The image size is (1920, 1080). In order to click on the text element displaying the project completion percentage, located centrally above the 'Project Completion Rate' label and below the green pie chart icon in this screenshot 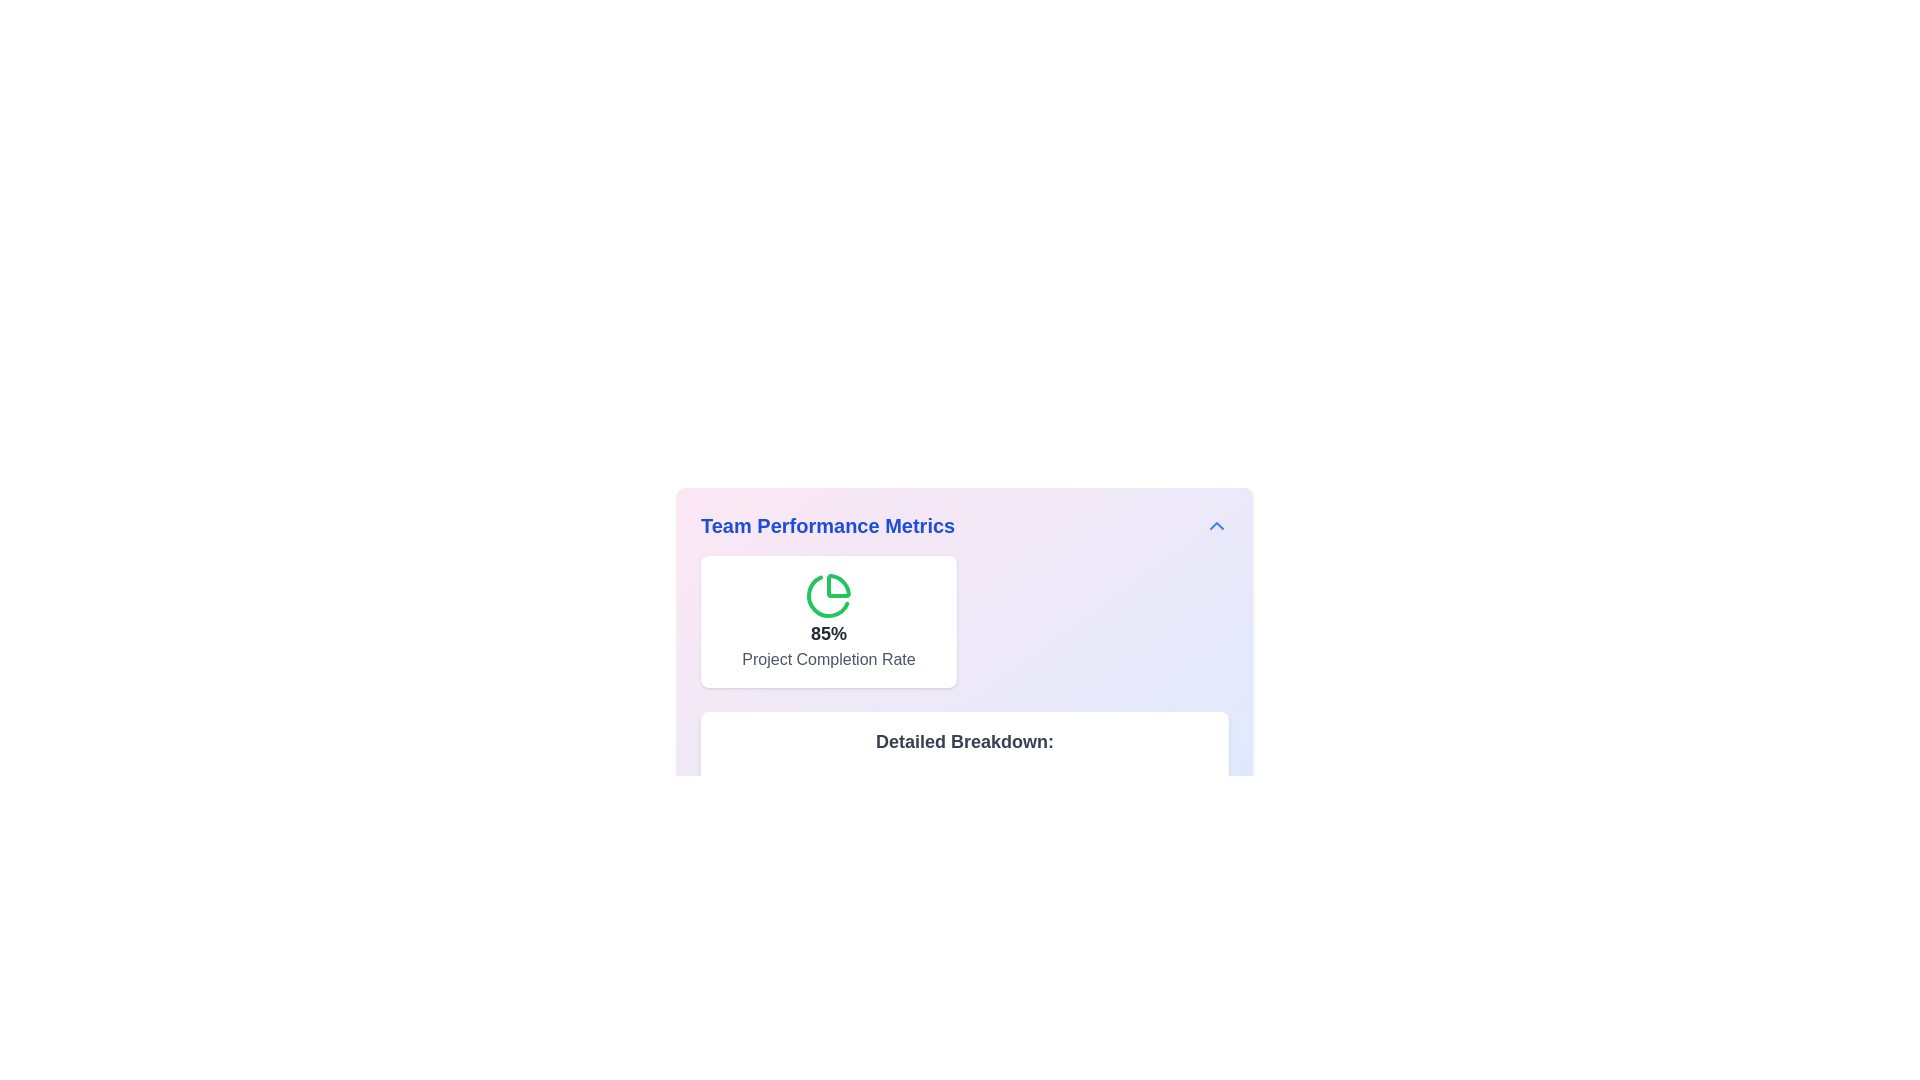, I will do `click(829, 633)`.